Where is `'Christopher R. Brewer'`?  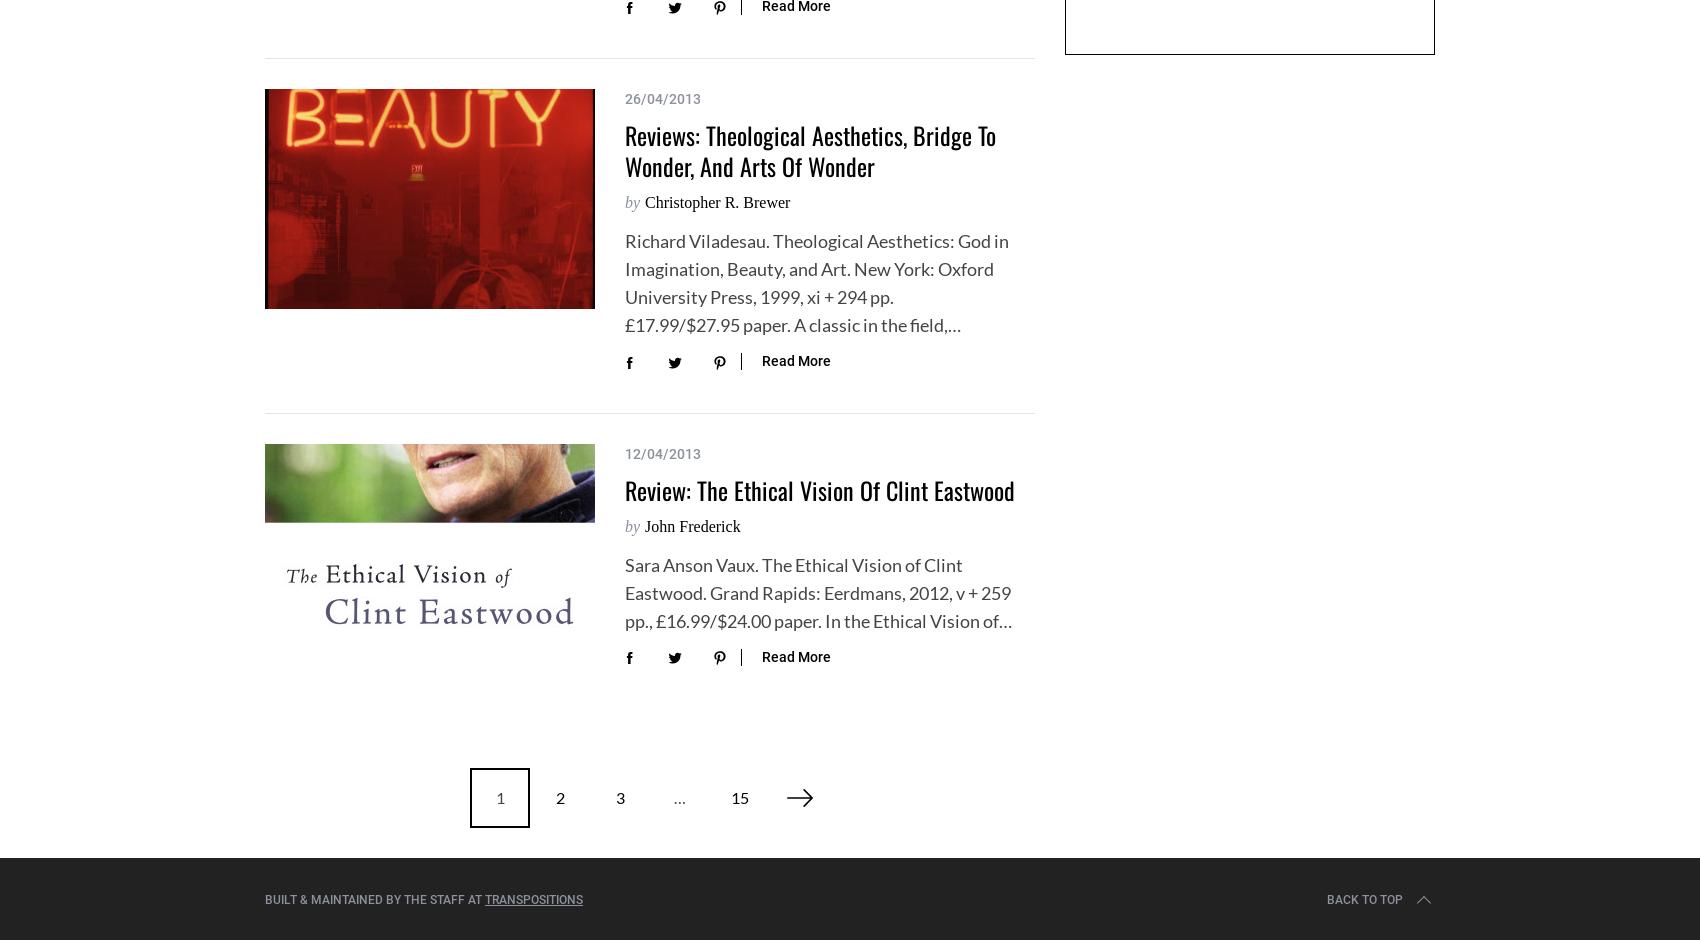
'Christopher R. Brewer' is located at coordinates (717, 201).